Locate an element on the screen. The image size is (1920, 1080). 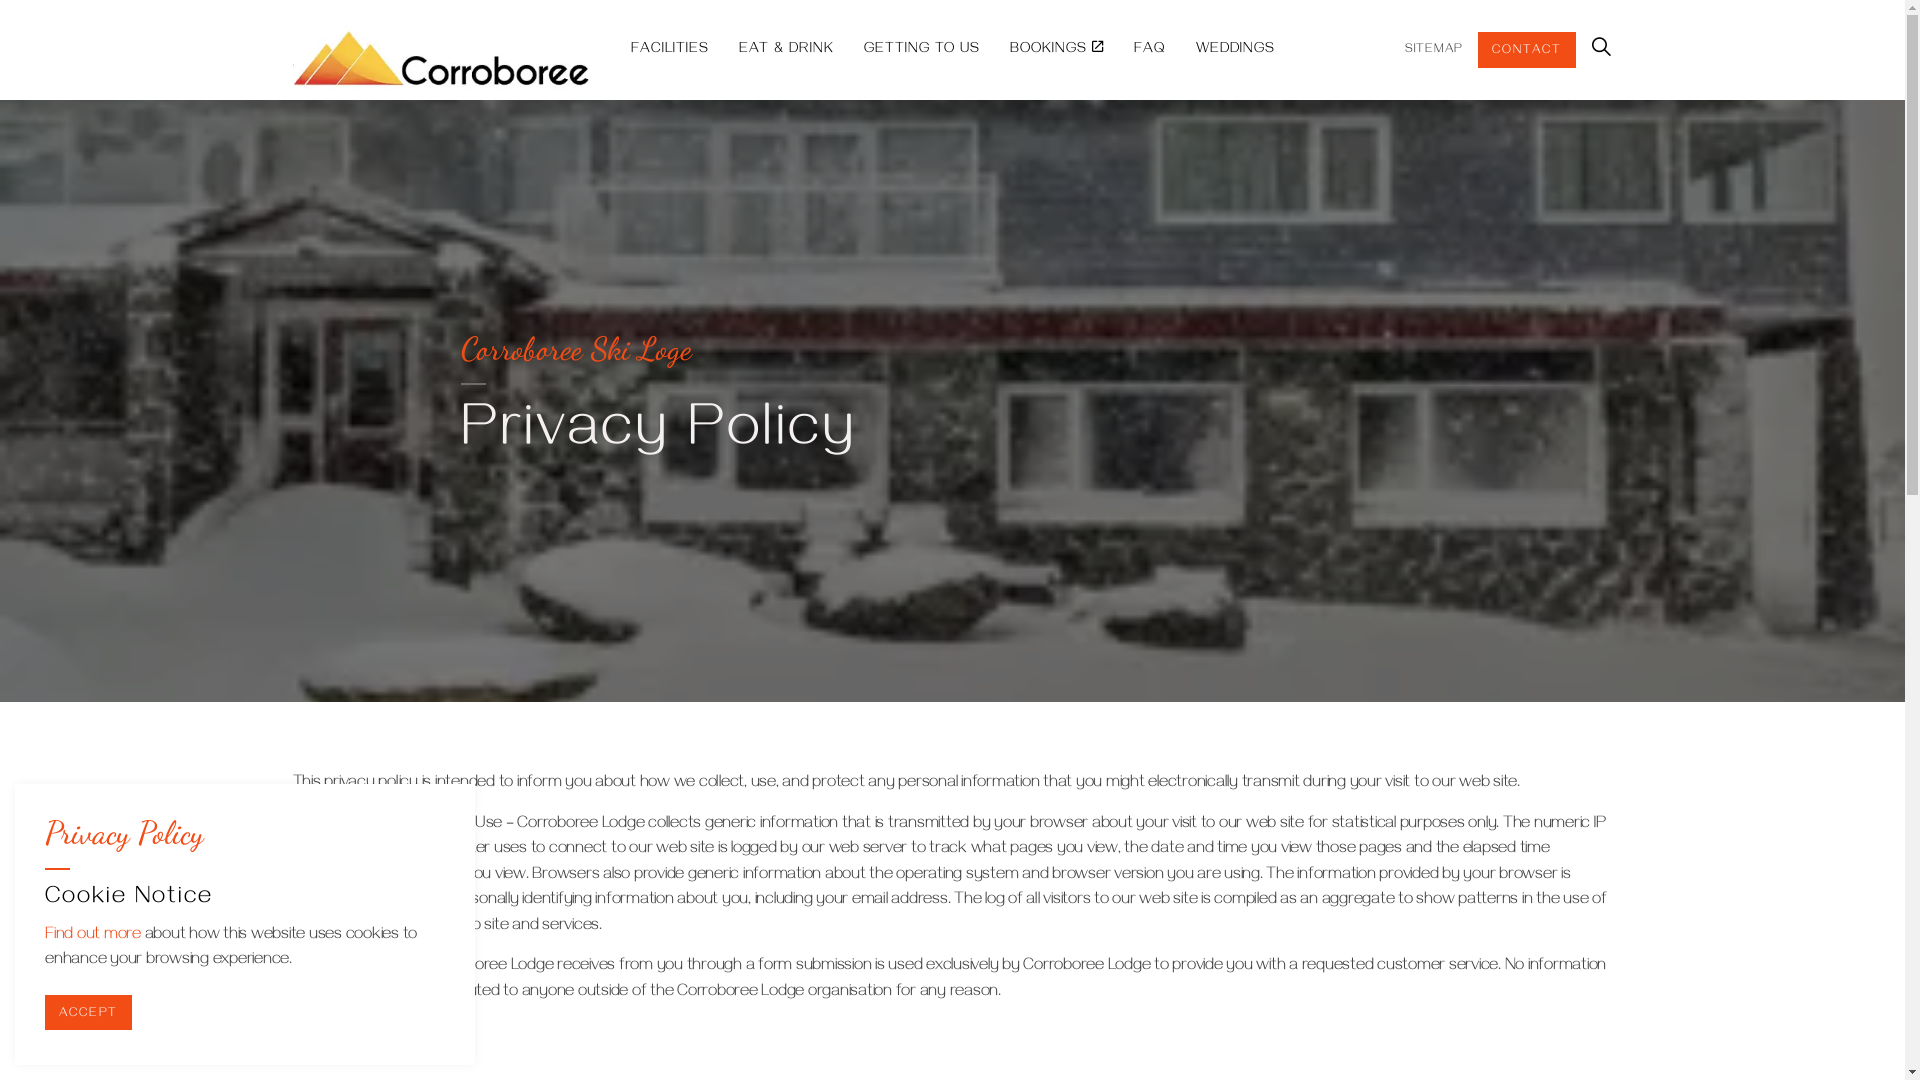
'FAQ' is located at coordinates (1117, 49).